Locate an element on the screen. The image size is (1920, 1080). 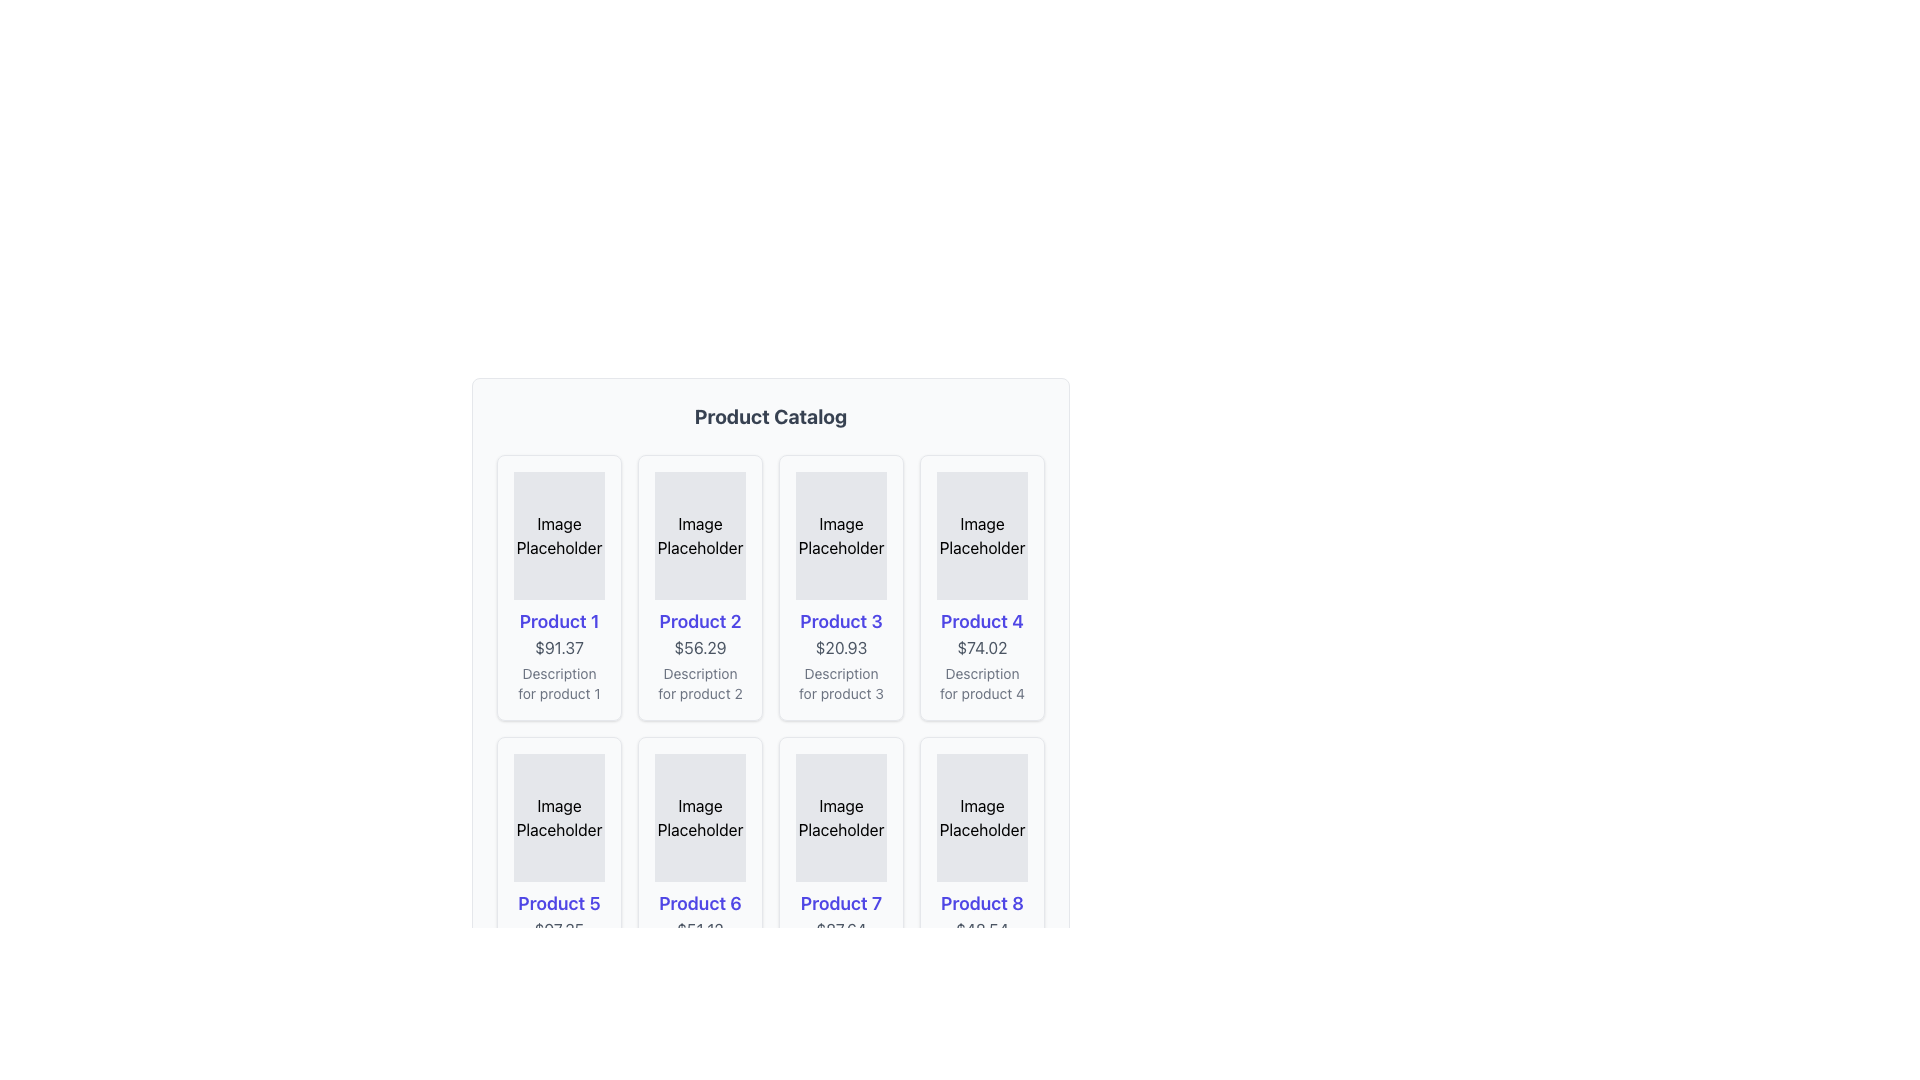
the price label for 'Product 1' is located at coordinates (559, 648).